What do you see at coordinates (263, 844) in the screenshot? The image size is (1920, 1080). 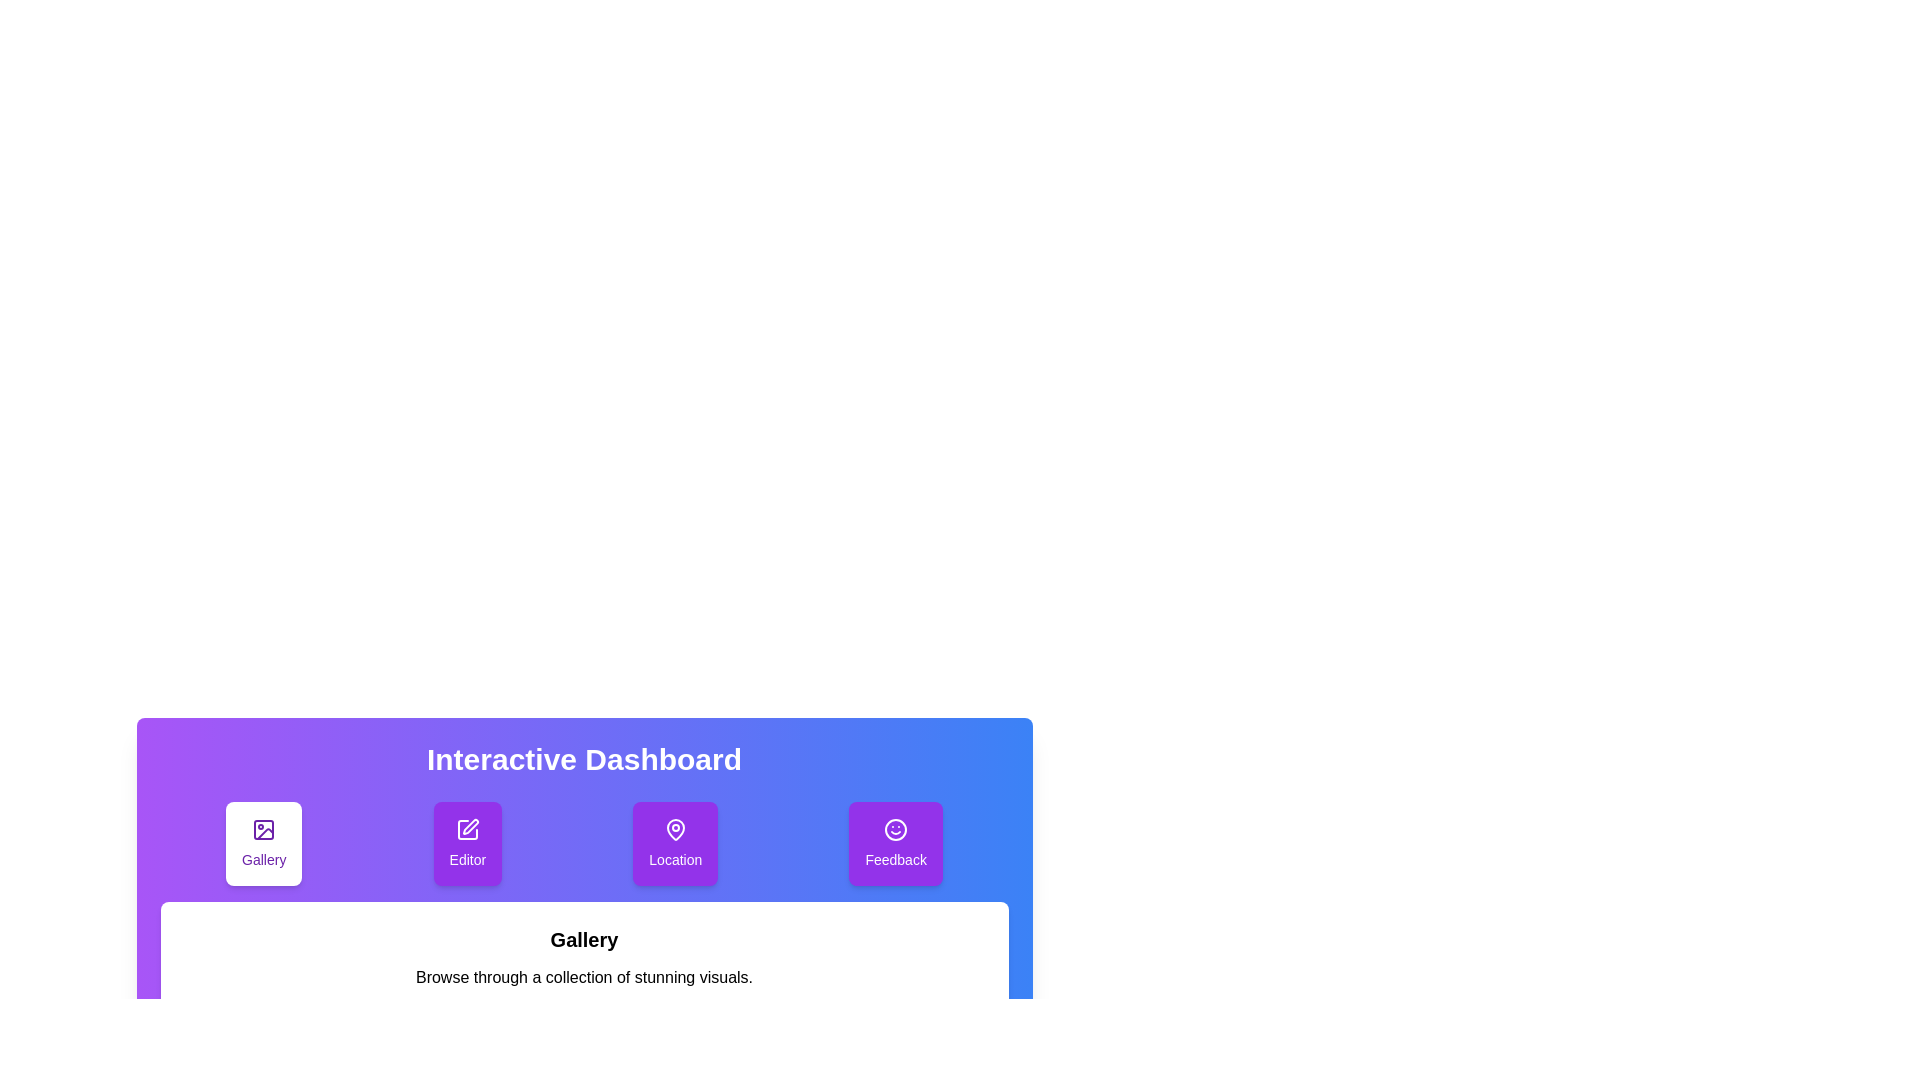 I see `the tab labeled Gallery by clicking on its button` at bounding box center [263, 844].